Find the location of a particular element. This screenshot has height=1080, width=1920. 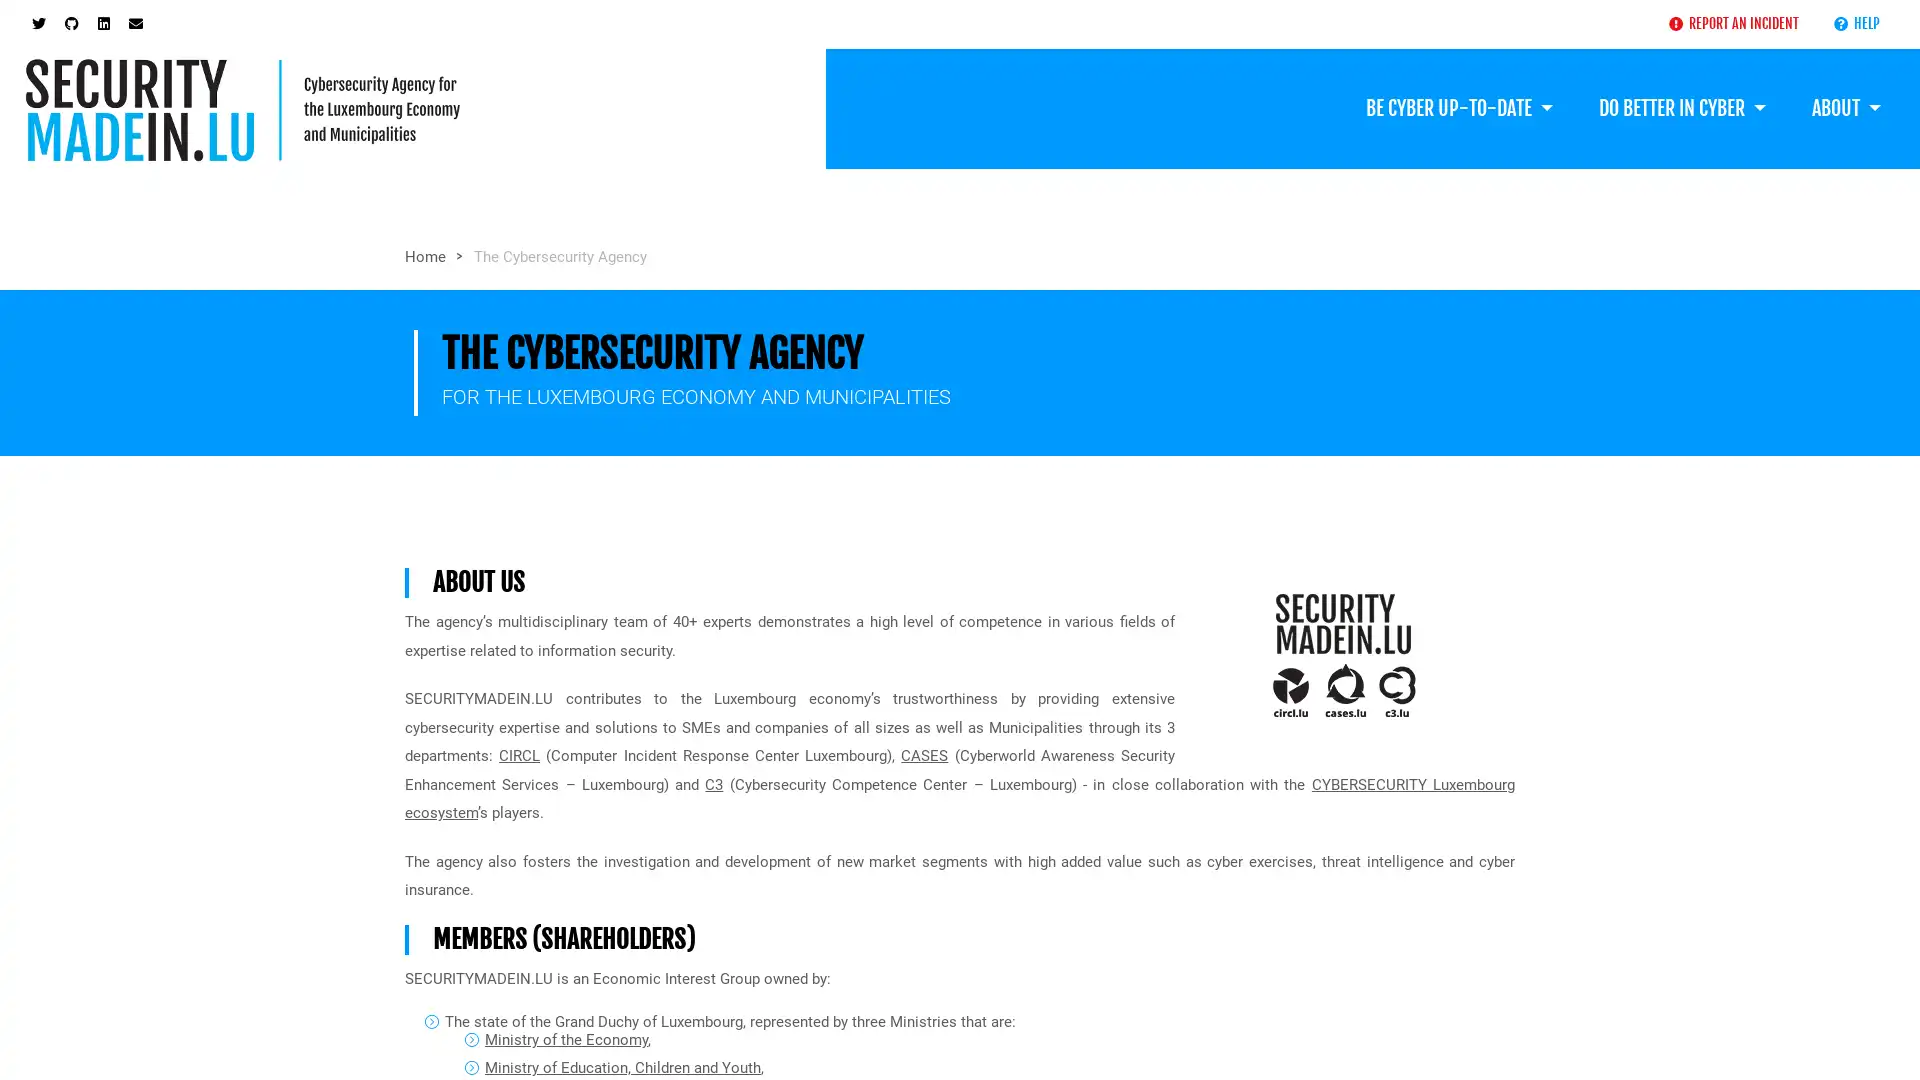

DO BETTER IN CYBER is located at coordinates (1680, 108).